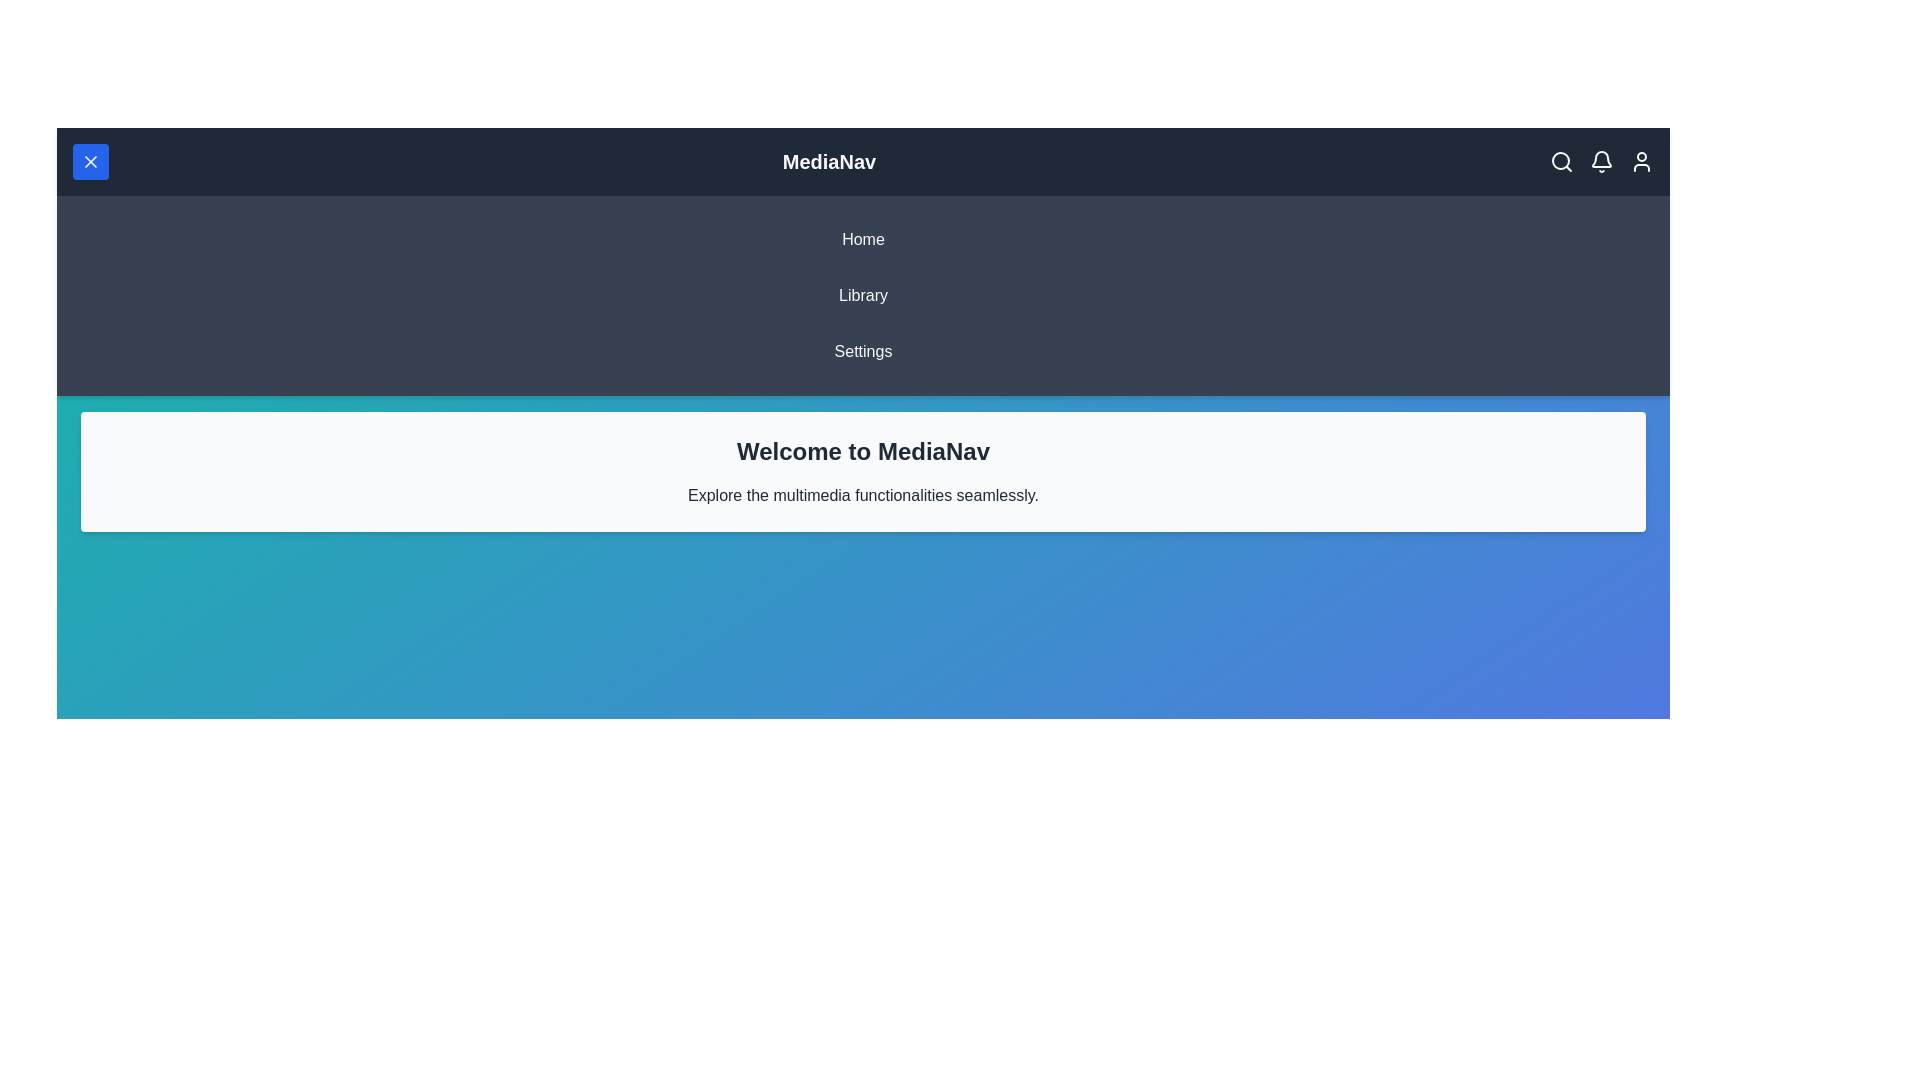  I want to click on the 'Library' menu item in the sidebar, so click(863, 296).